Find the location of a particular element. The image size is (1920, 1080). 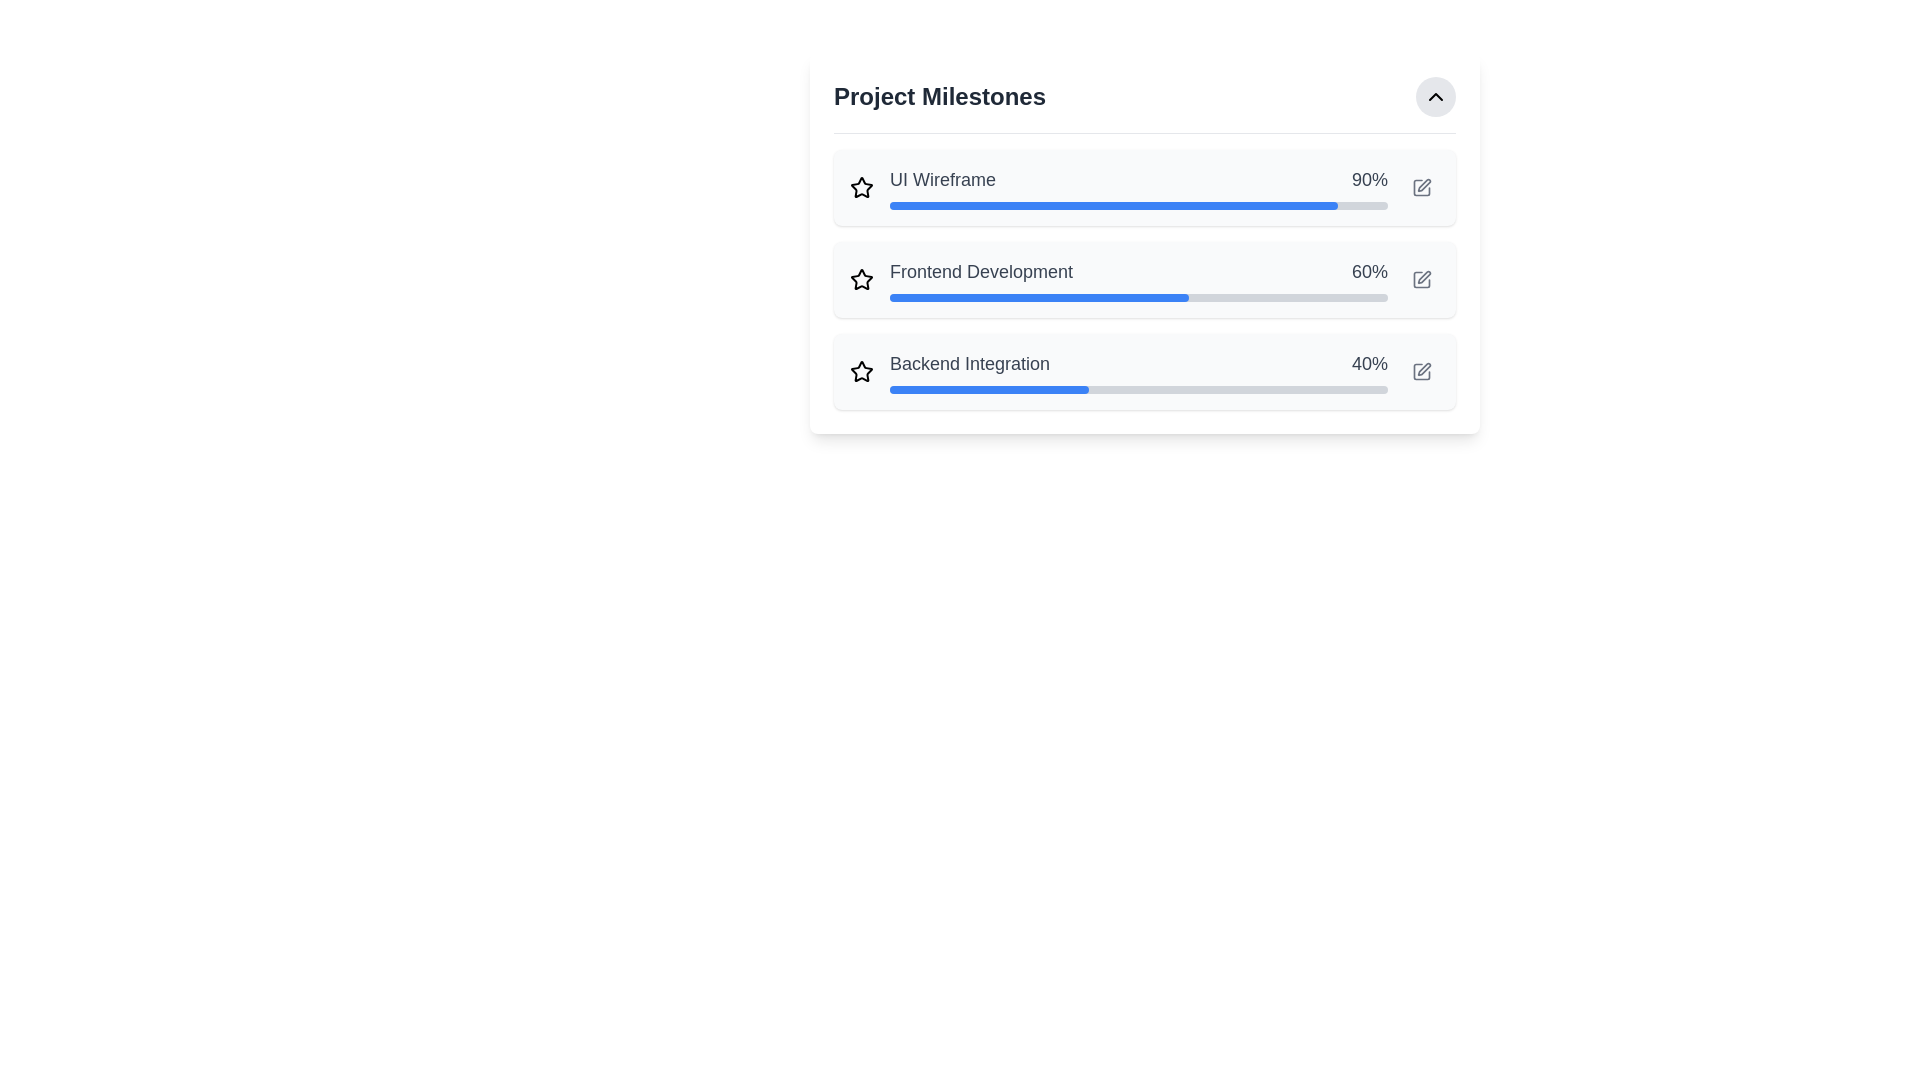

the small gray pen icon located at the upper-right corner of the first milestone entry next to the '90%' progress percentage for 'UI Wireframe' to trigger the color change effect is located at coordinates (1420, 188).